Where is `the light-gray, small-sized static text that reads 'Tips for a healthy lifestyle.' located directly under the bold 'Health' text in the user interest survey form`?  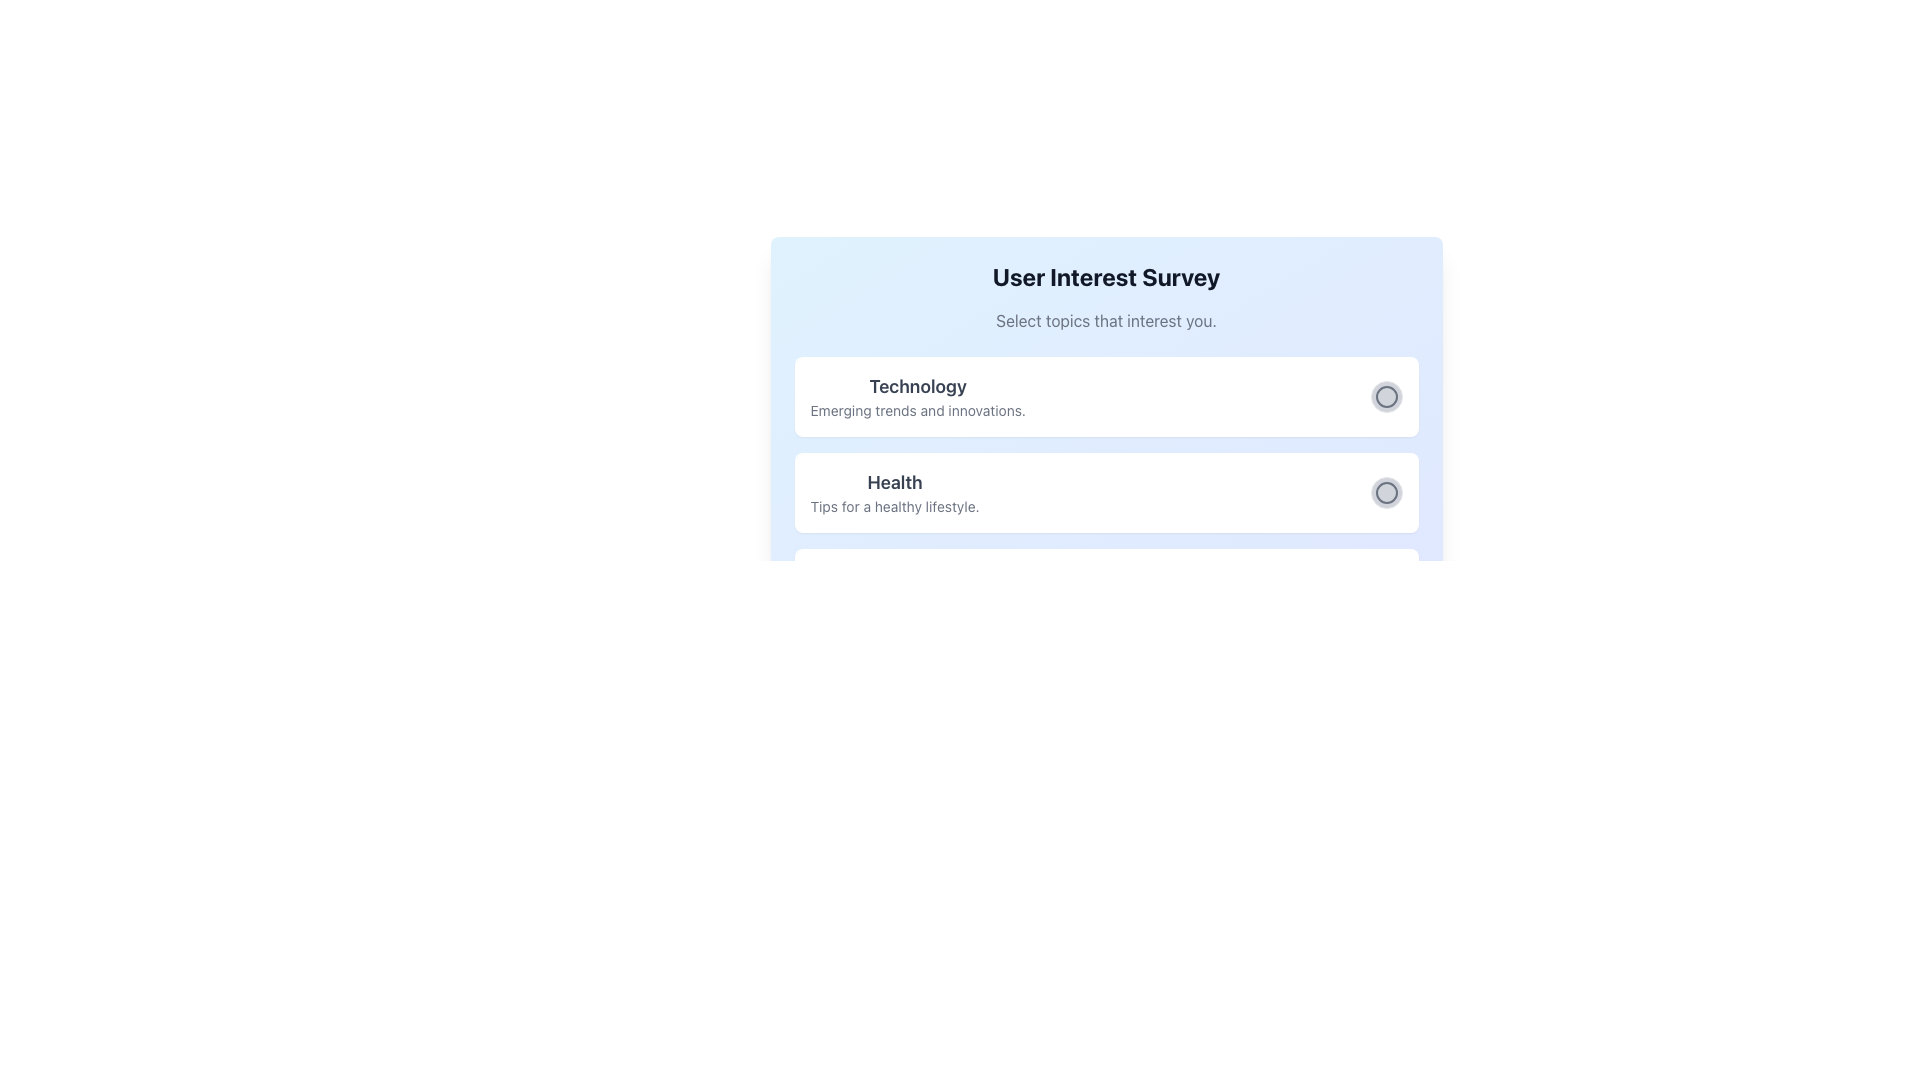 the light-gray, small-sized static text that reads 'Tips for a healthy lifestyle.' located directly under the bold 'Health' text in the user interest survey form is located at coordinates (894, 505).